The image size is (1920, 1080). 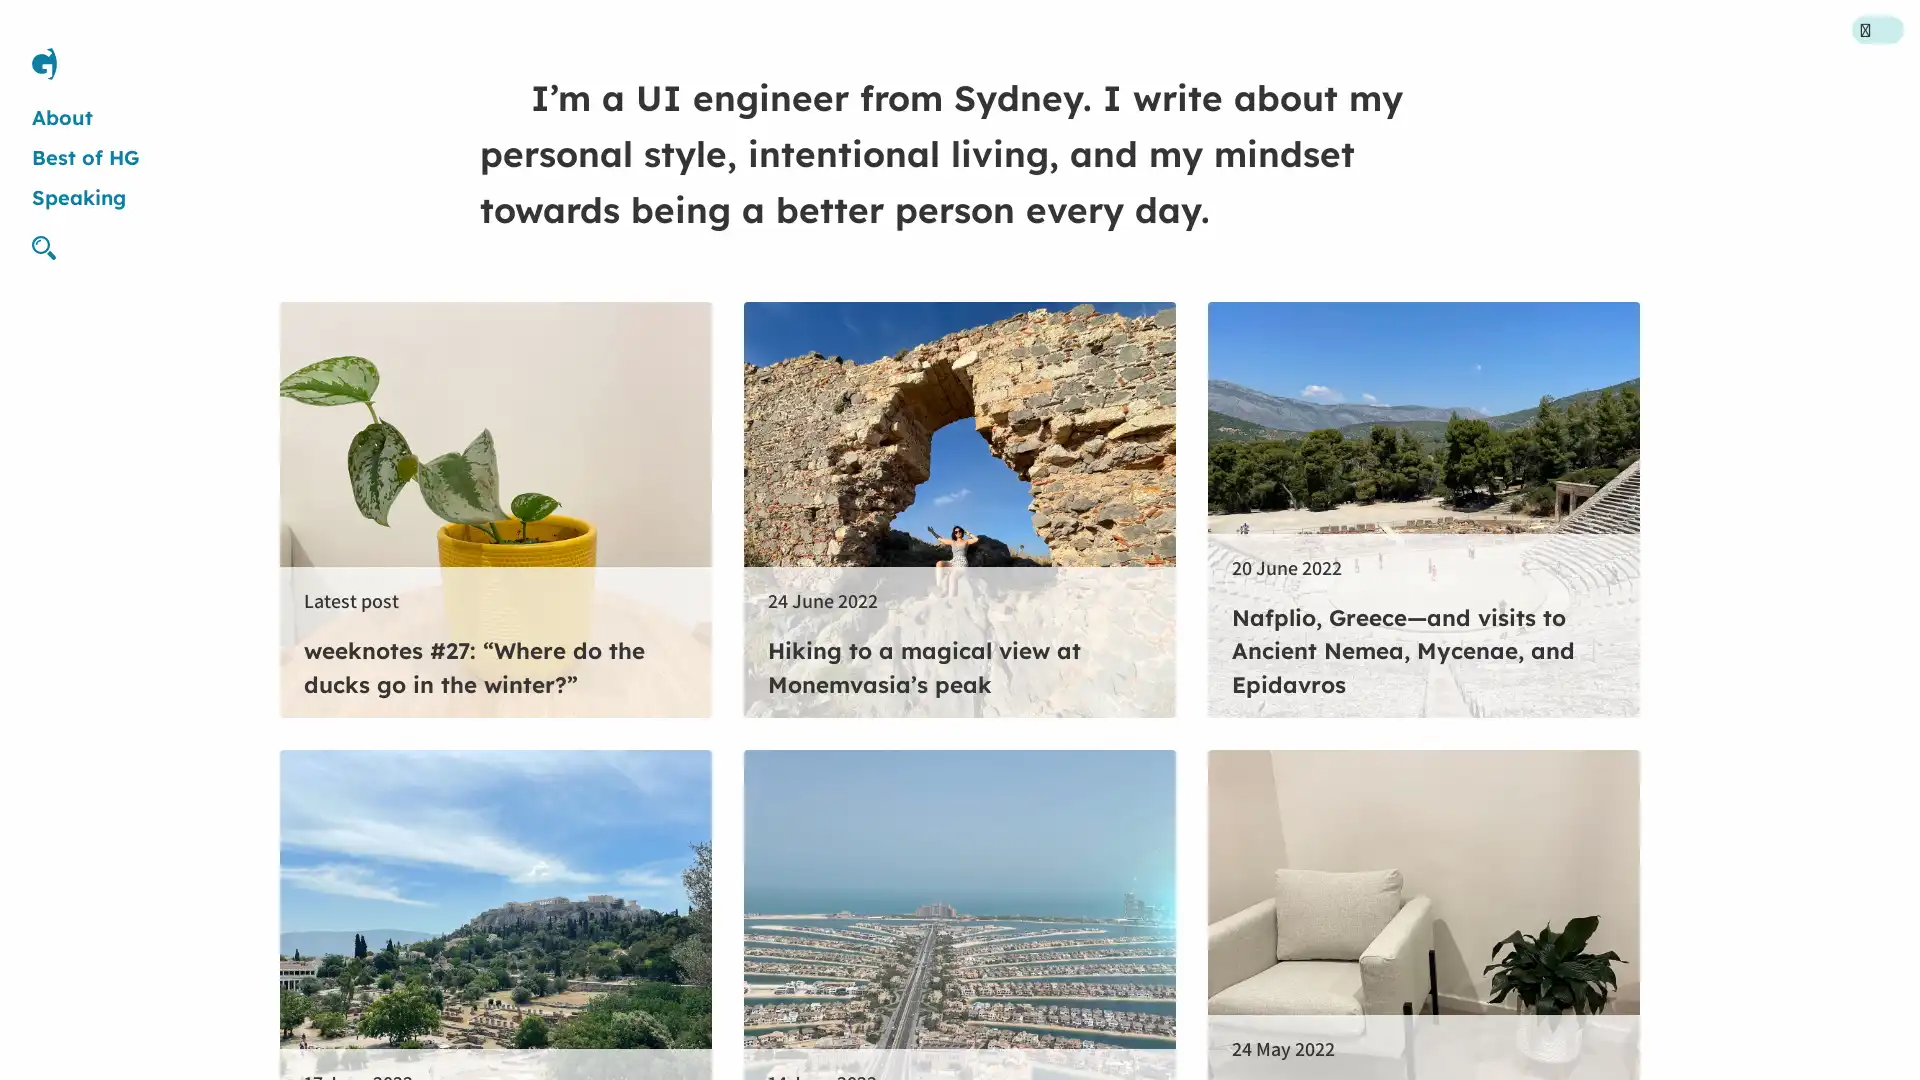 What do you see at coordinates (52, 246) in the screenshot?
I see `Search form trigger` at bounding box center [52, 246].